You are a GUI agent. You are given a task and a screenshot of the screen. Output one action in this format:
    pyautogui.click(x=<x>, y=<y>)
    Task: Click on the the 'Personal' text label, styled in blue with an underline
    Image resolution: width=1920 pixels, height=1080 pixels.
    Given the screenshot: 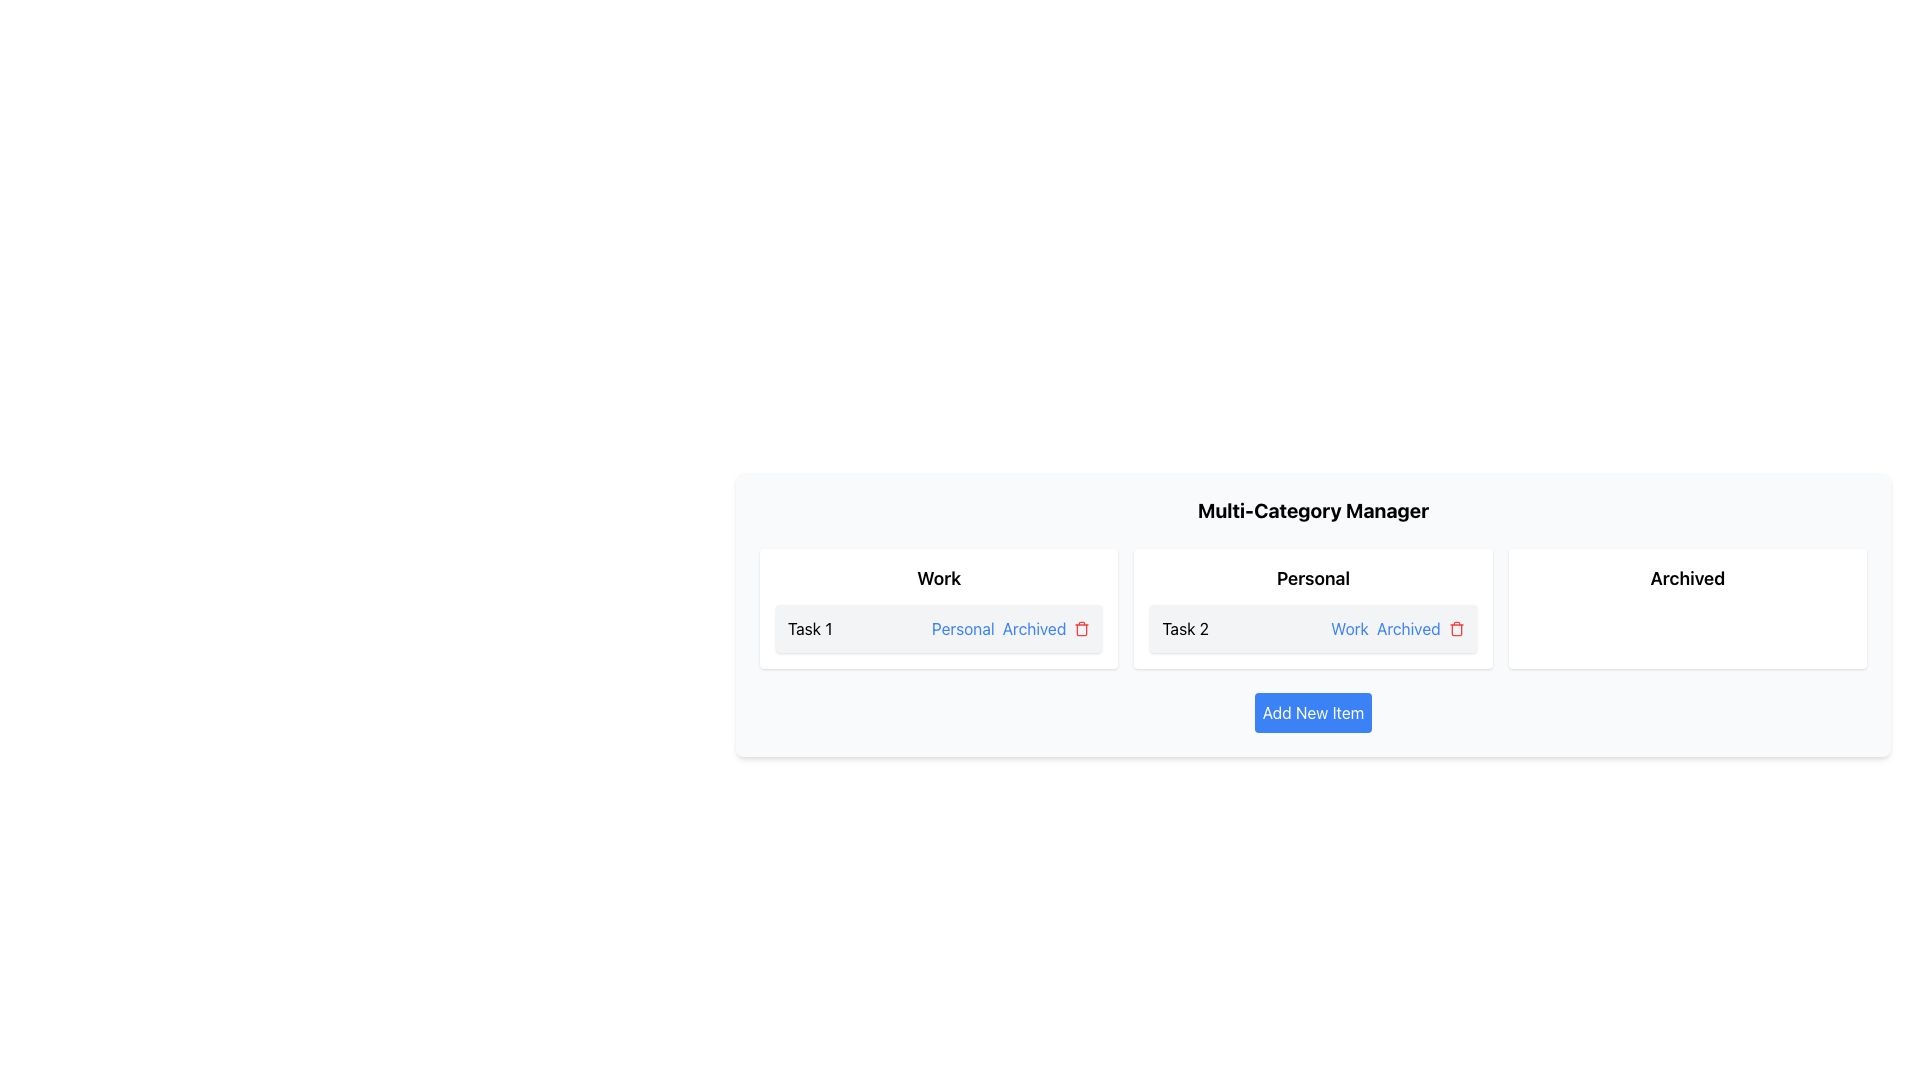 What is the action you would take?
    pyautogui.click(x=963, y=627)
    